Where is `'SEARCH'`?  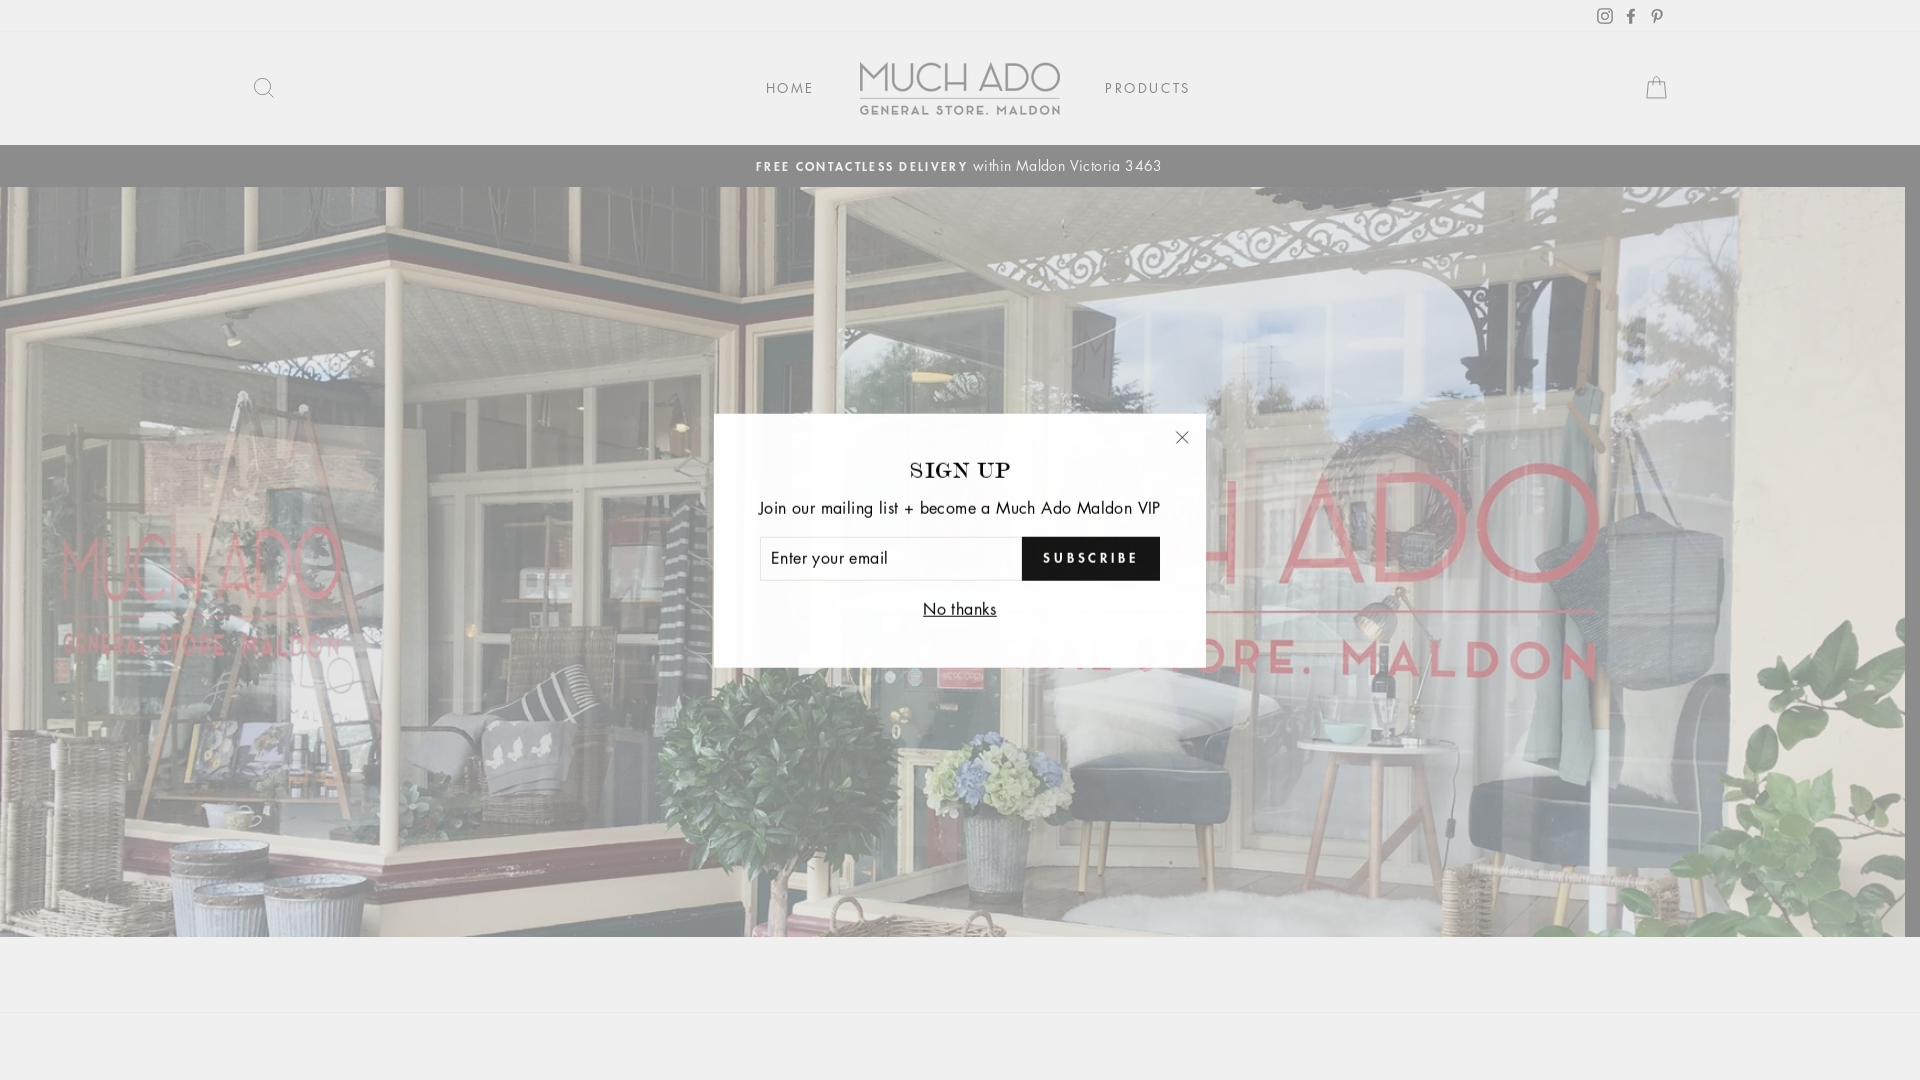 'SEARCH' is located at coordinates (230, 87).